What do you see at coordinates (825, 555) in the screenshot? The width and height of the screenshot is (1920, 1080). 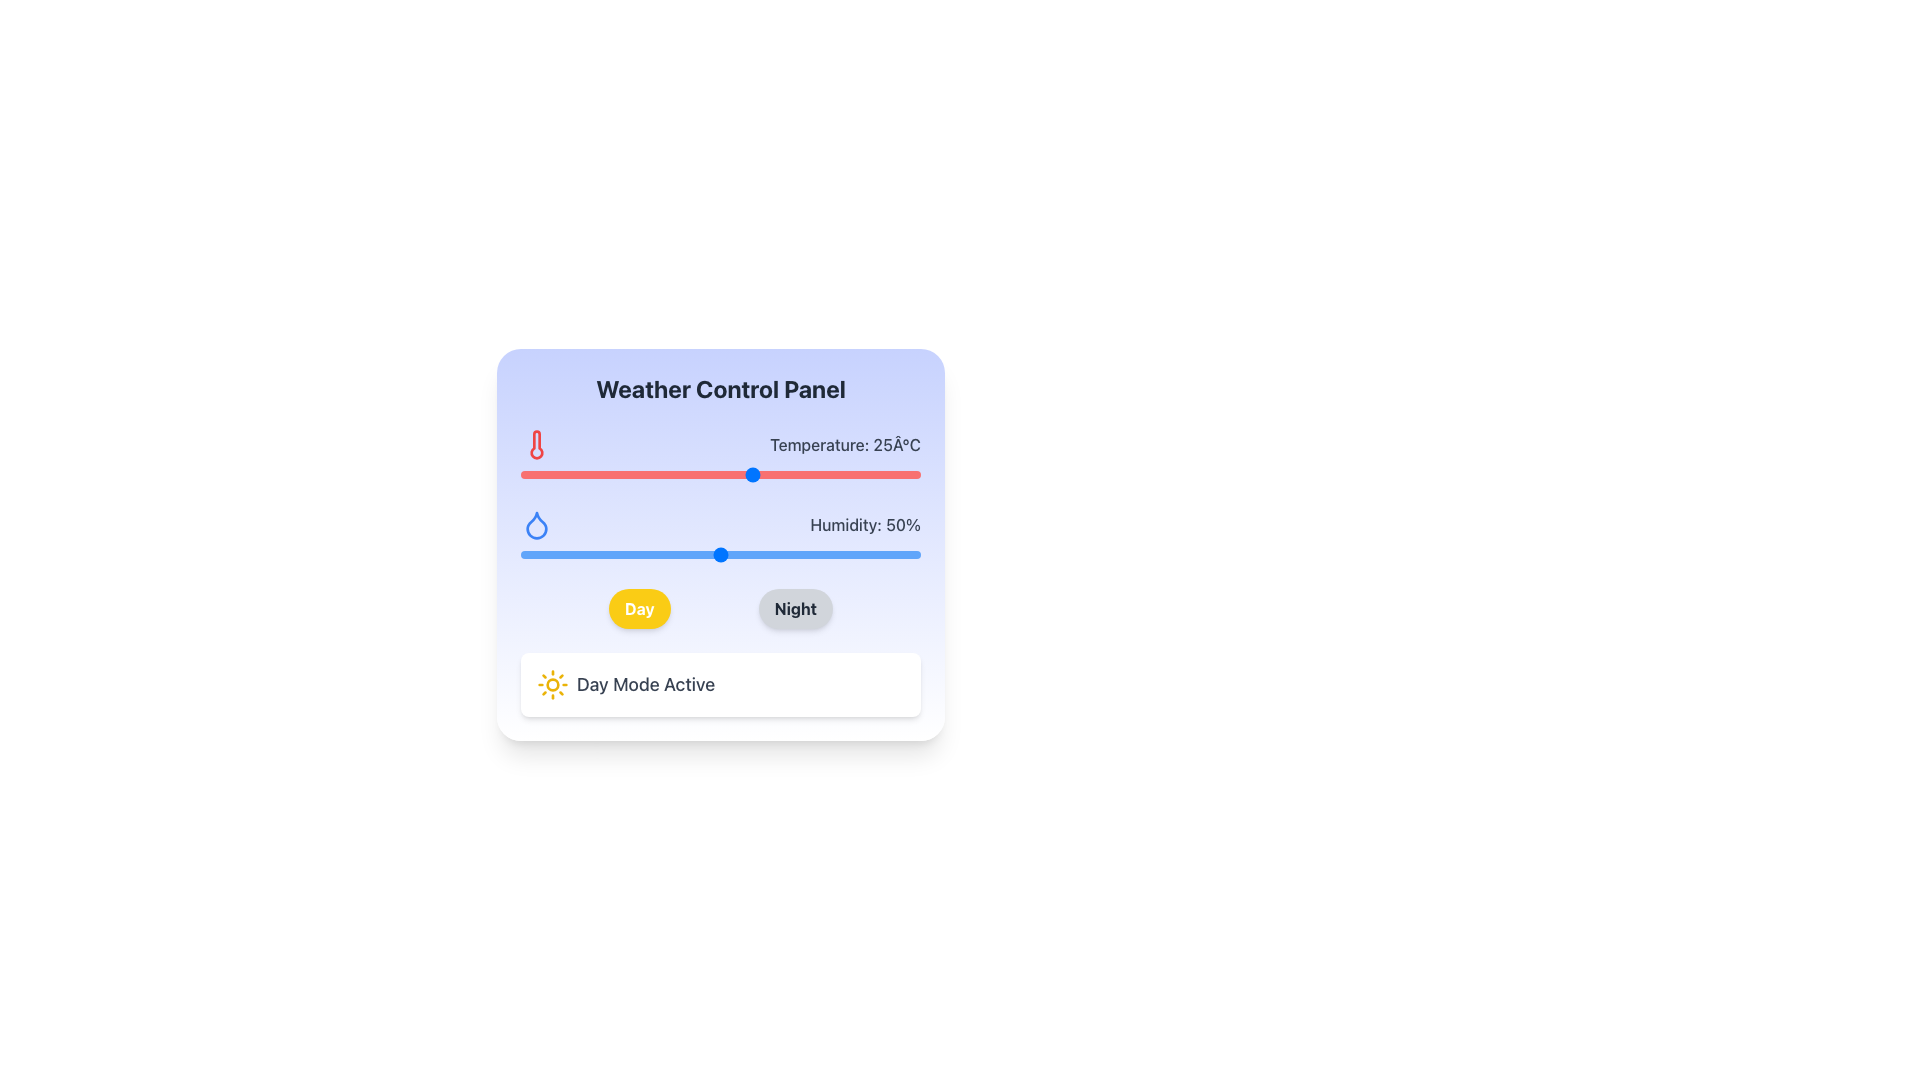 I see `humidity` at bounding box center [825, 555].